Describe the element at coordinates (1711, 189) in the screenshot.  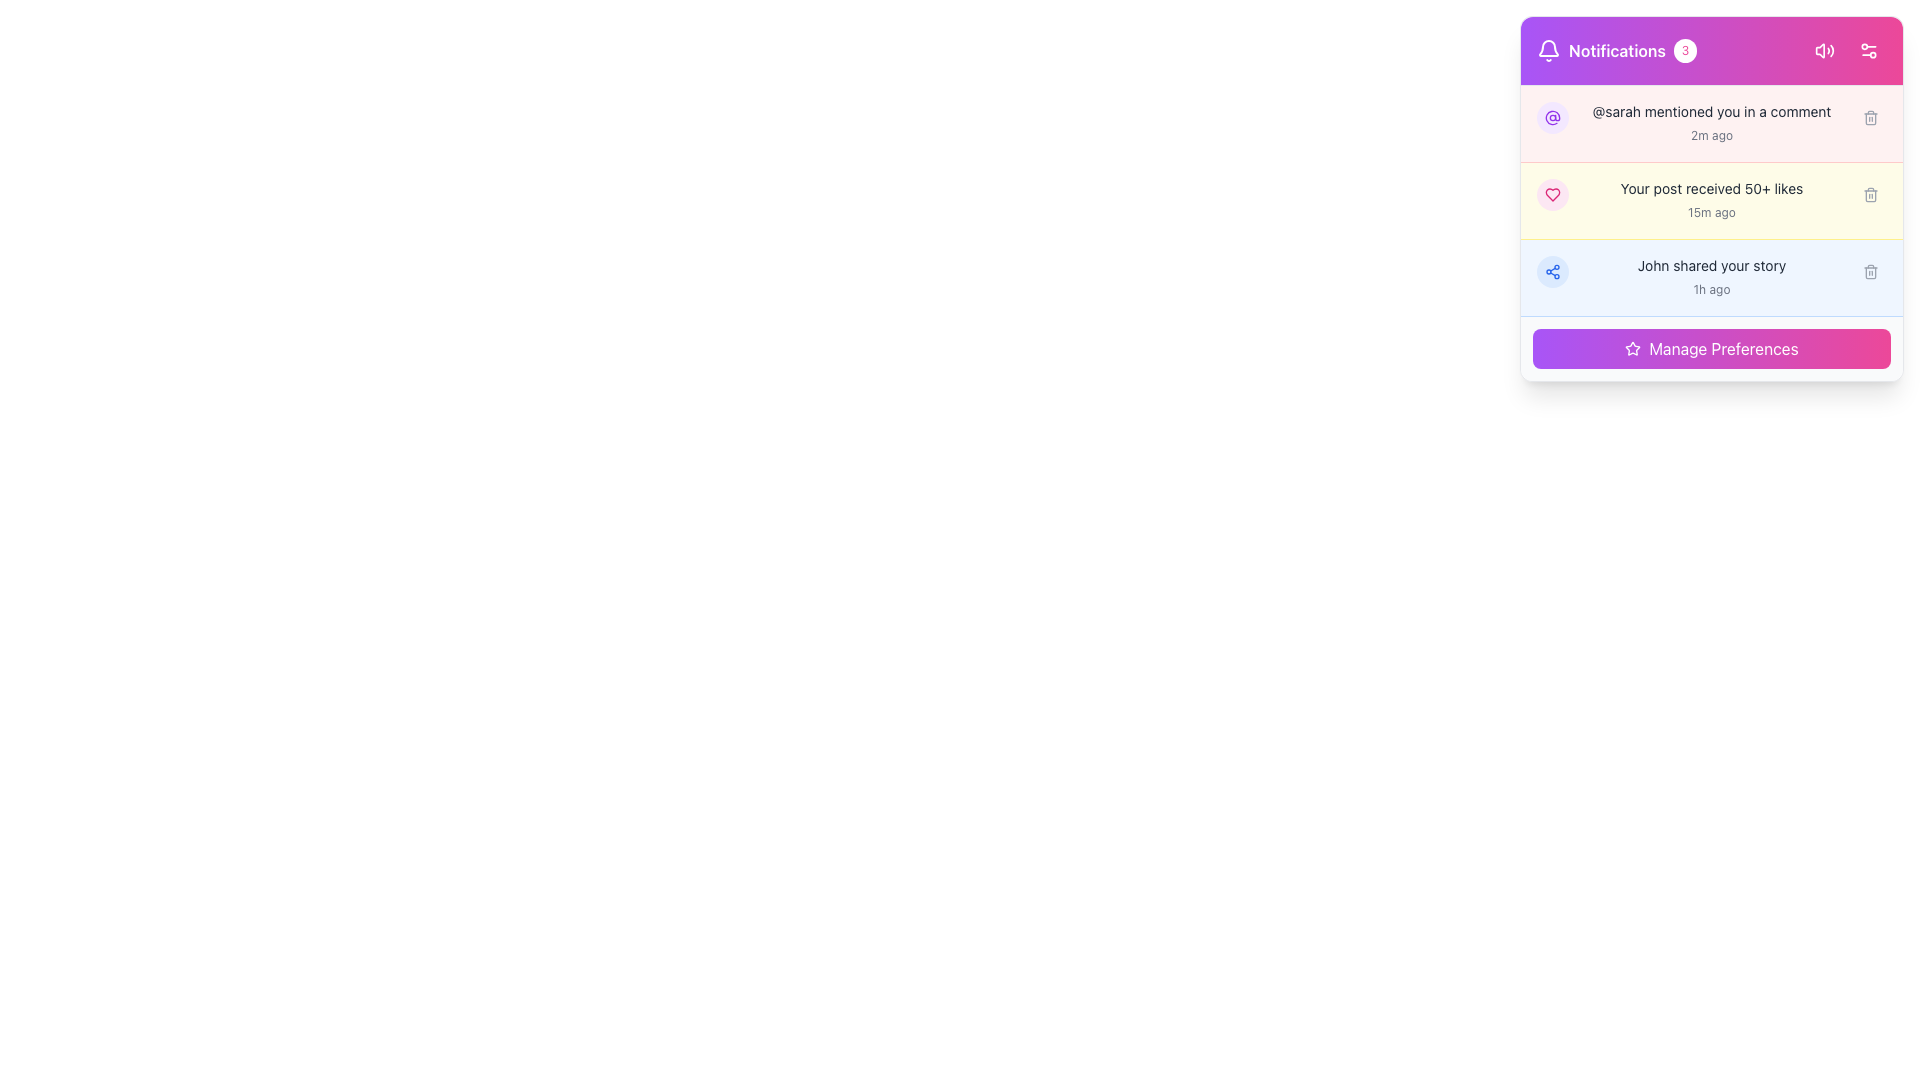
I see `static text label stating 'Your post received 50+ likes,' which is styled with gray text and located in the yellow notification block in the middle area of the notification card` at that location.